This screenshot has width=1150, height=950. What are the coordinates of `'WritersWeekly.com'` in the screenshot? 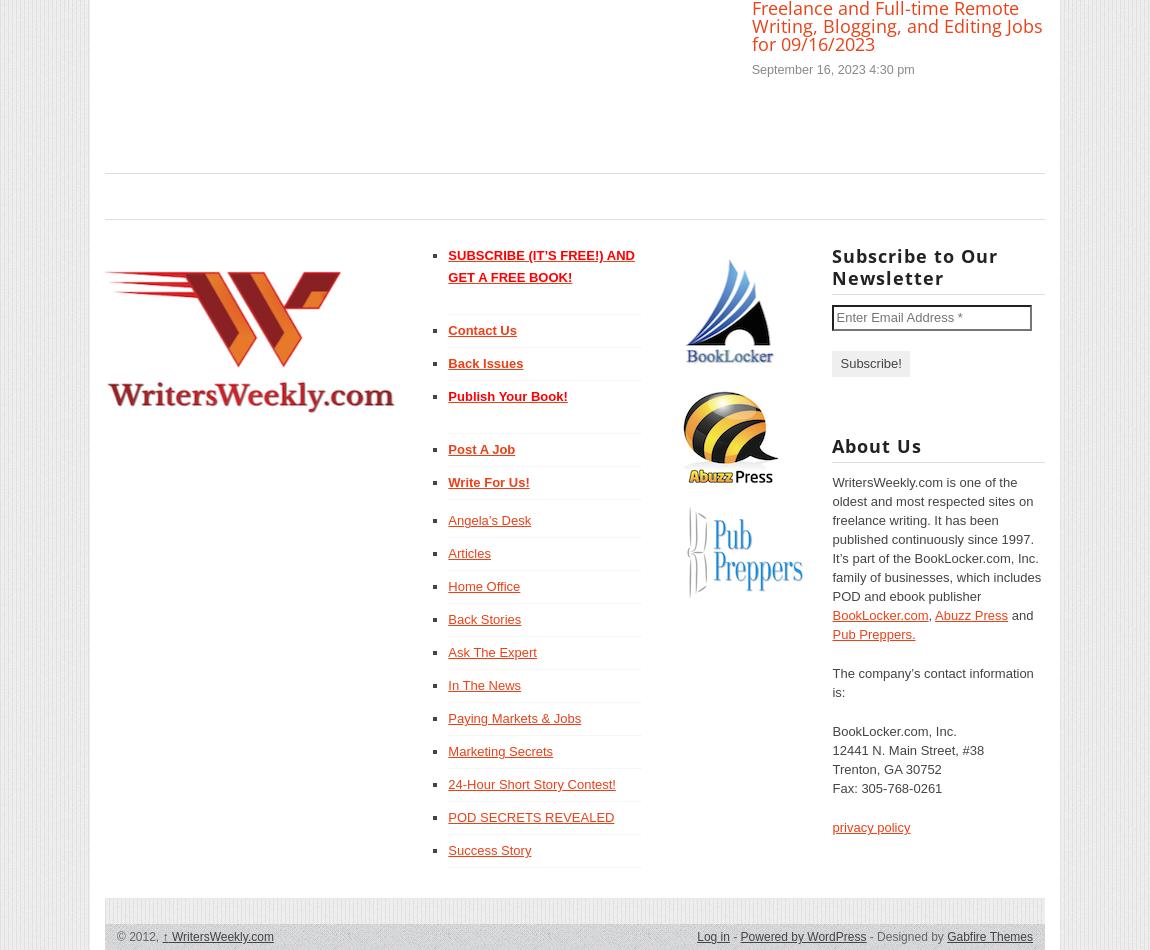 It's located at (219, 935).